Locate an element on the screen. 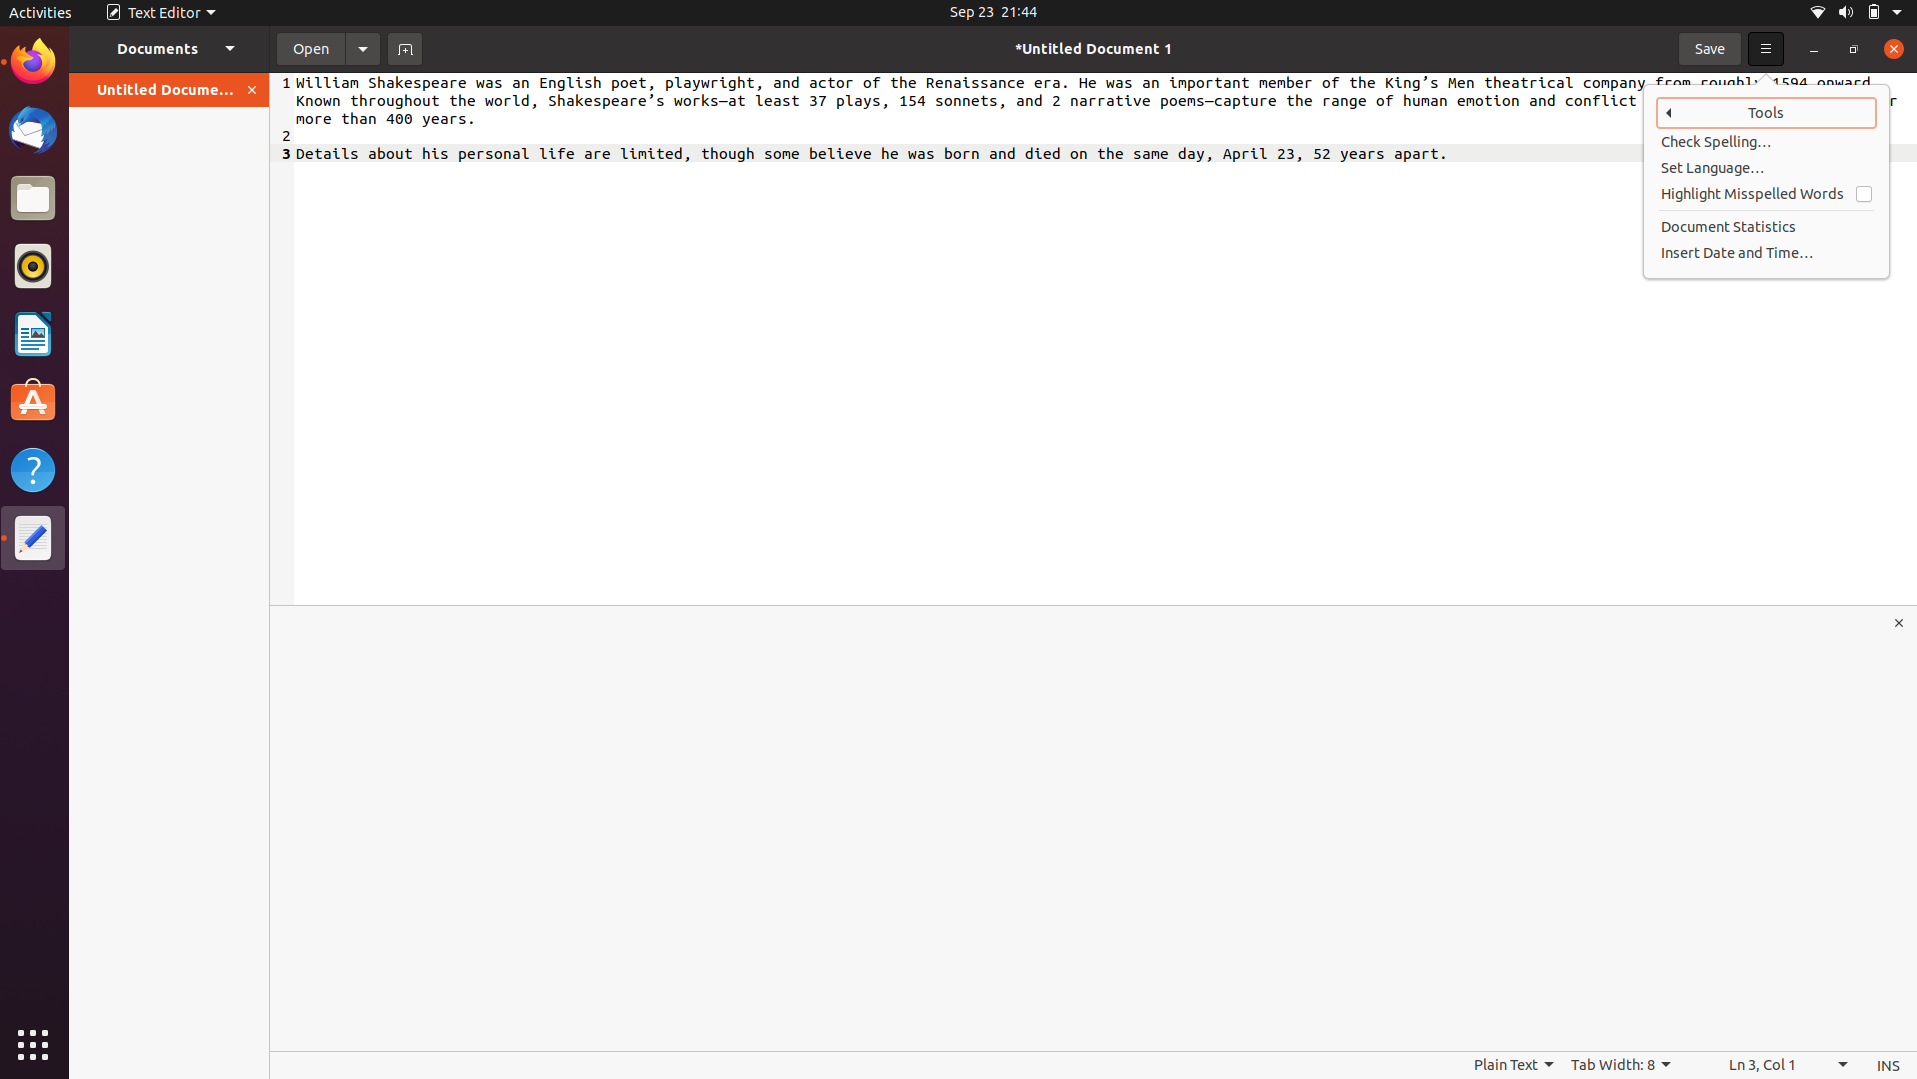 Image resolution: width=1917 pixels, height=1079 pixels. document named textfile.txt is located at coordinates (307, 47).